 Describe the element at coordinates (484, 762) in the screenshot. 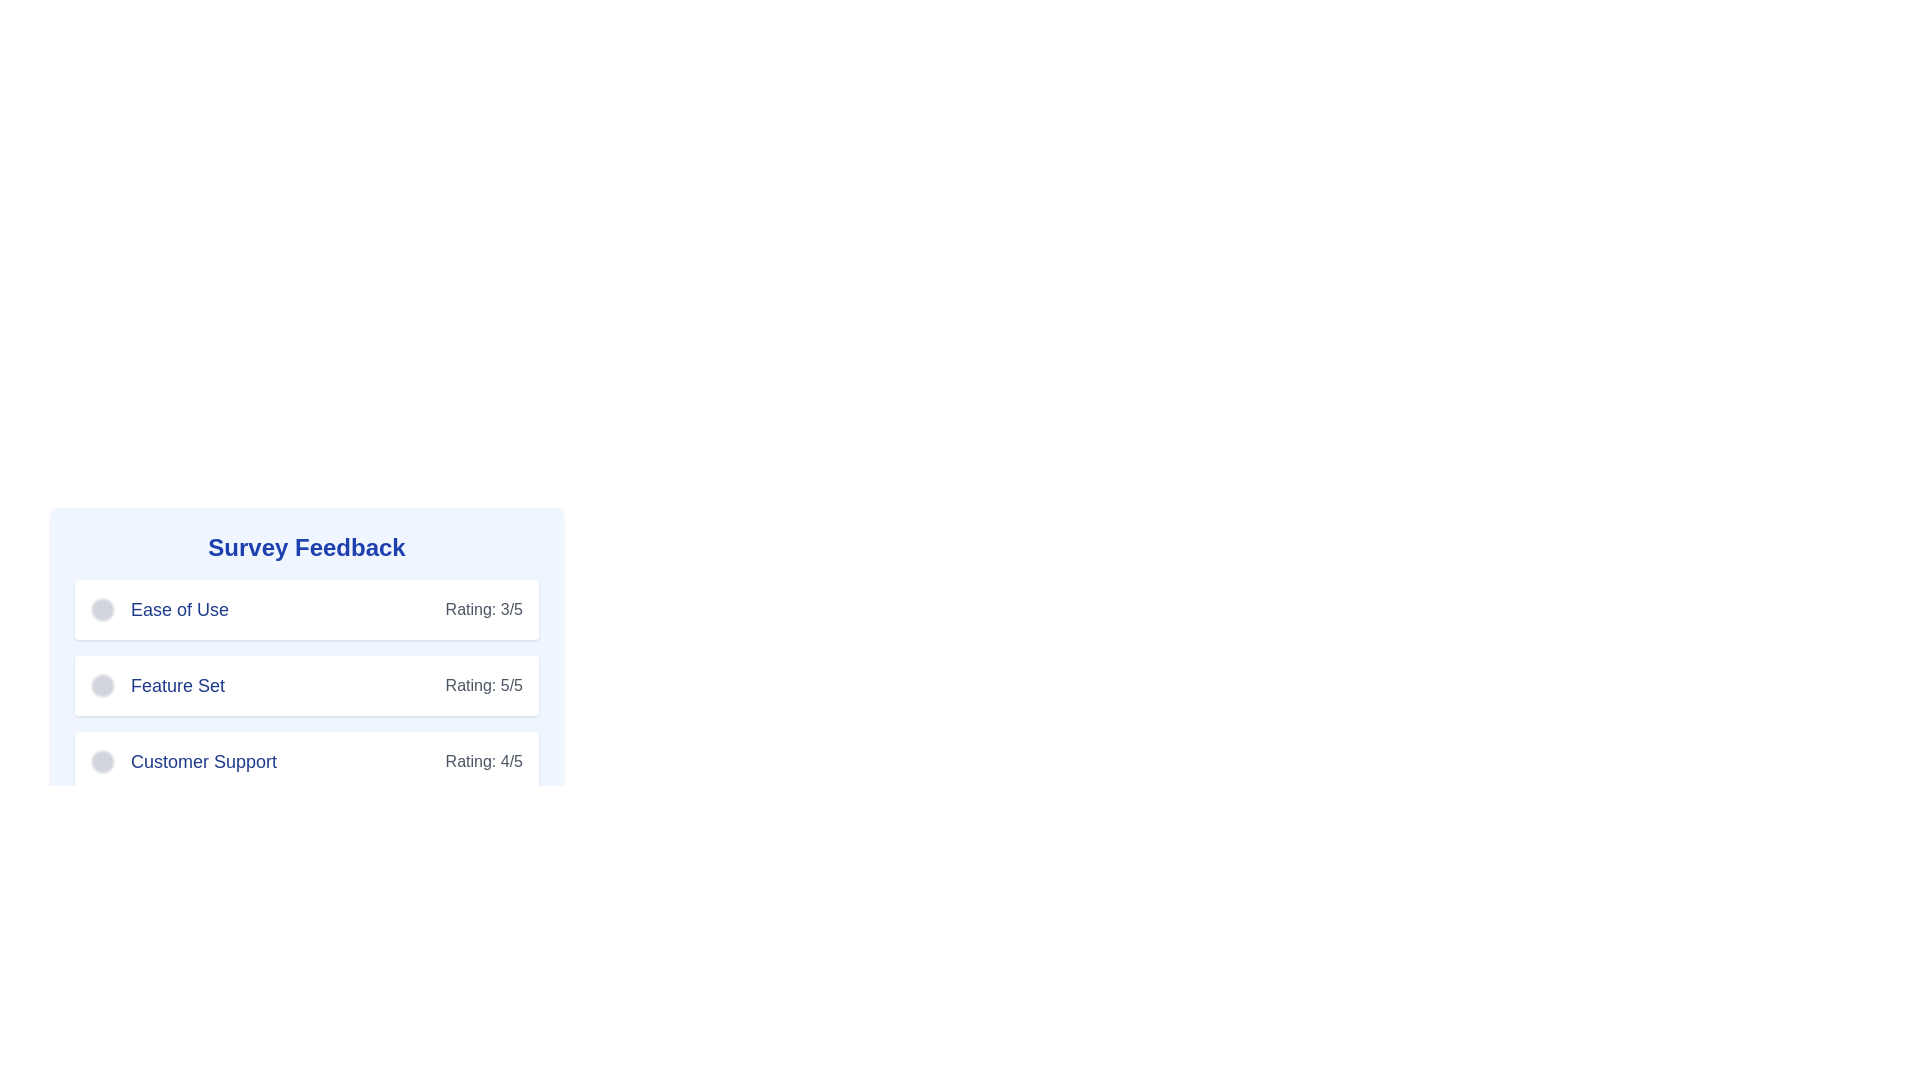

I see `the Text Label that displays the rating score for 'Customer Support', located on the right-hand side below the text 'Customer Support'` at that location.